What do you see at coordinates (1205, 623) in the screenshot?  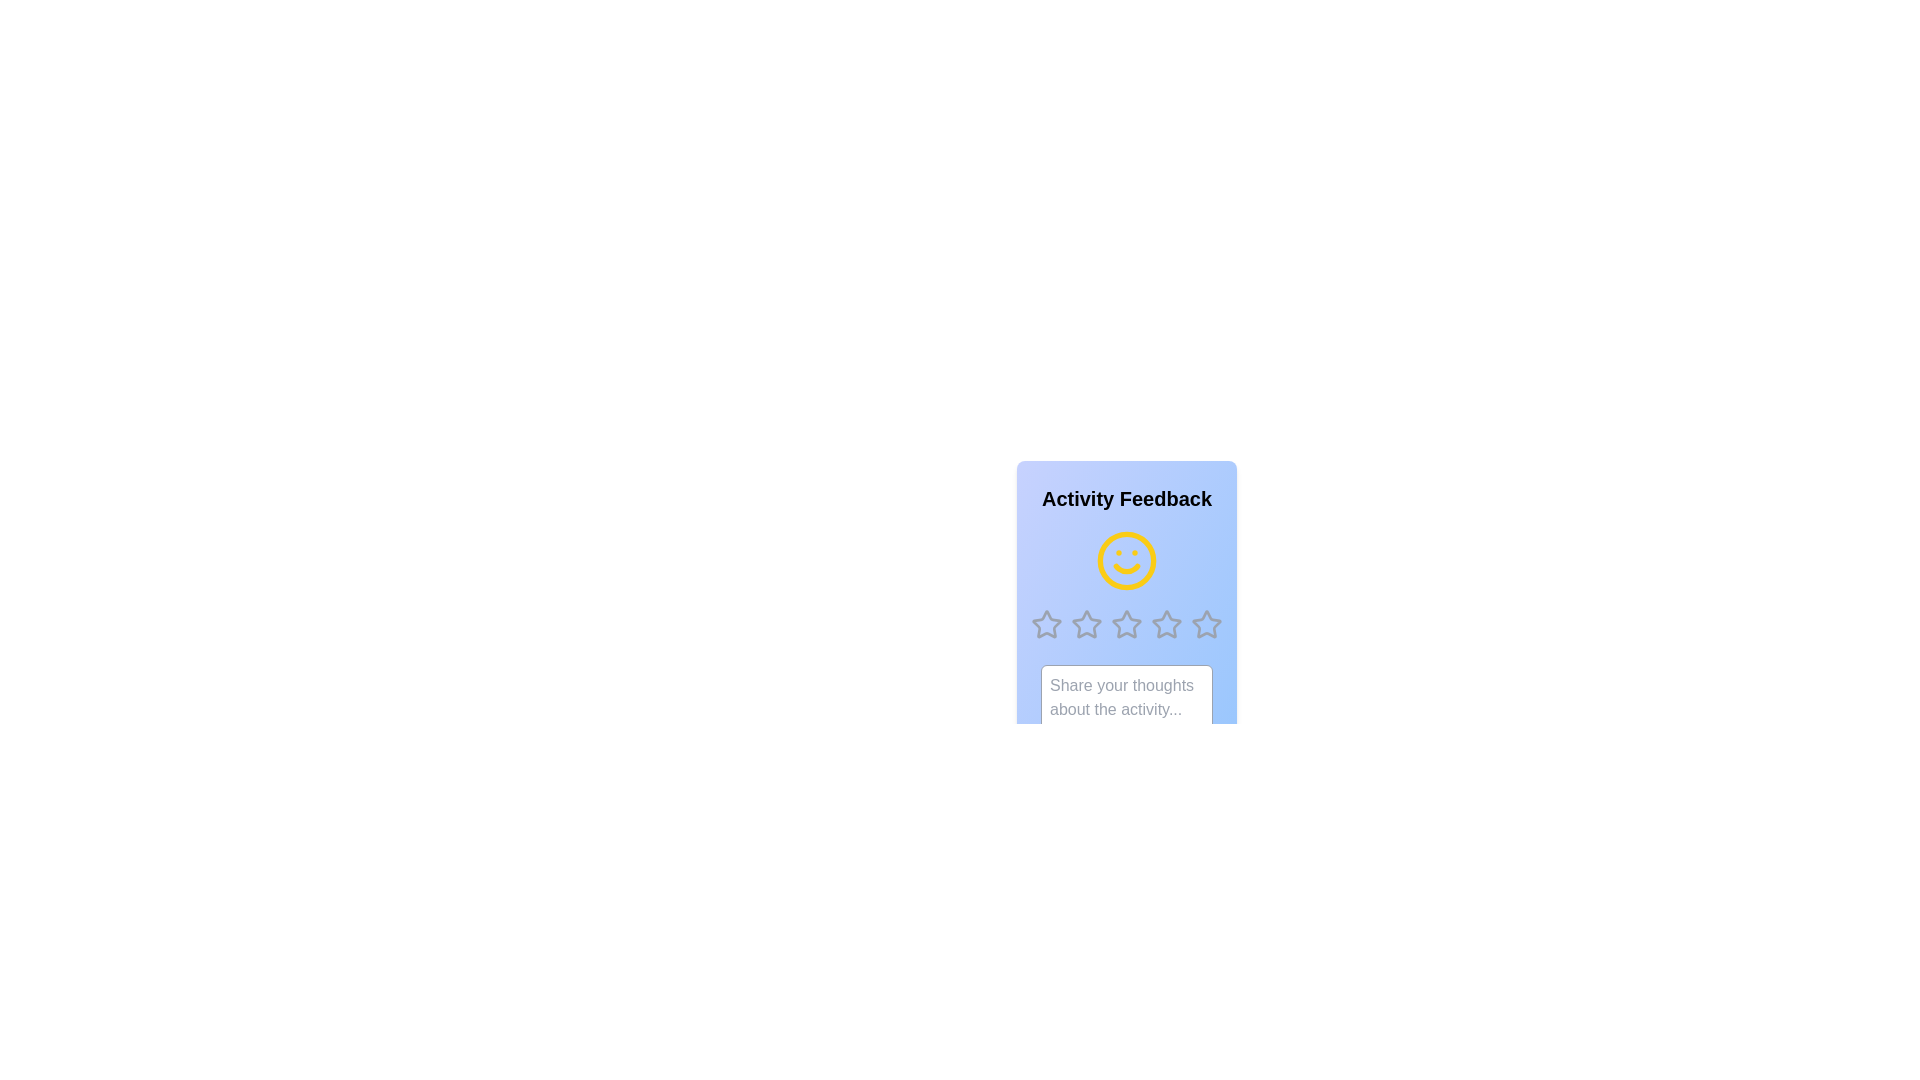 I see `the cursor over the fifth star in the rating system` at bounding box center [1205, 623].